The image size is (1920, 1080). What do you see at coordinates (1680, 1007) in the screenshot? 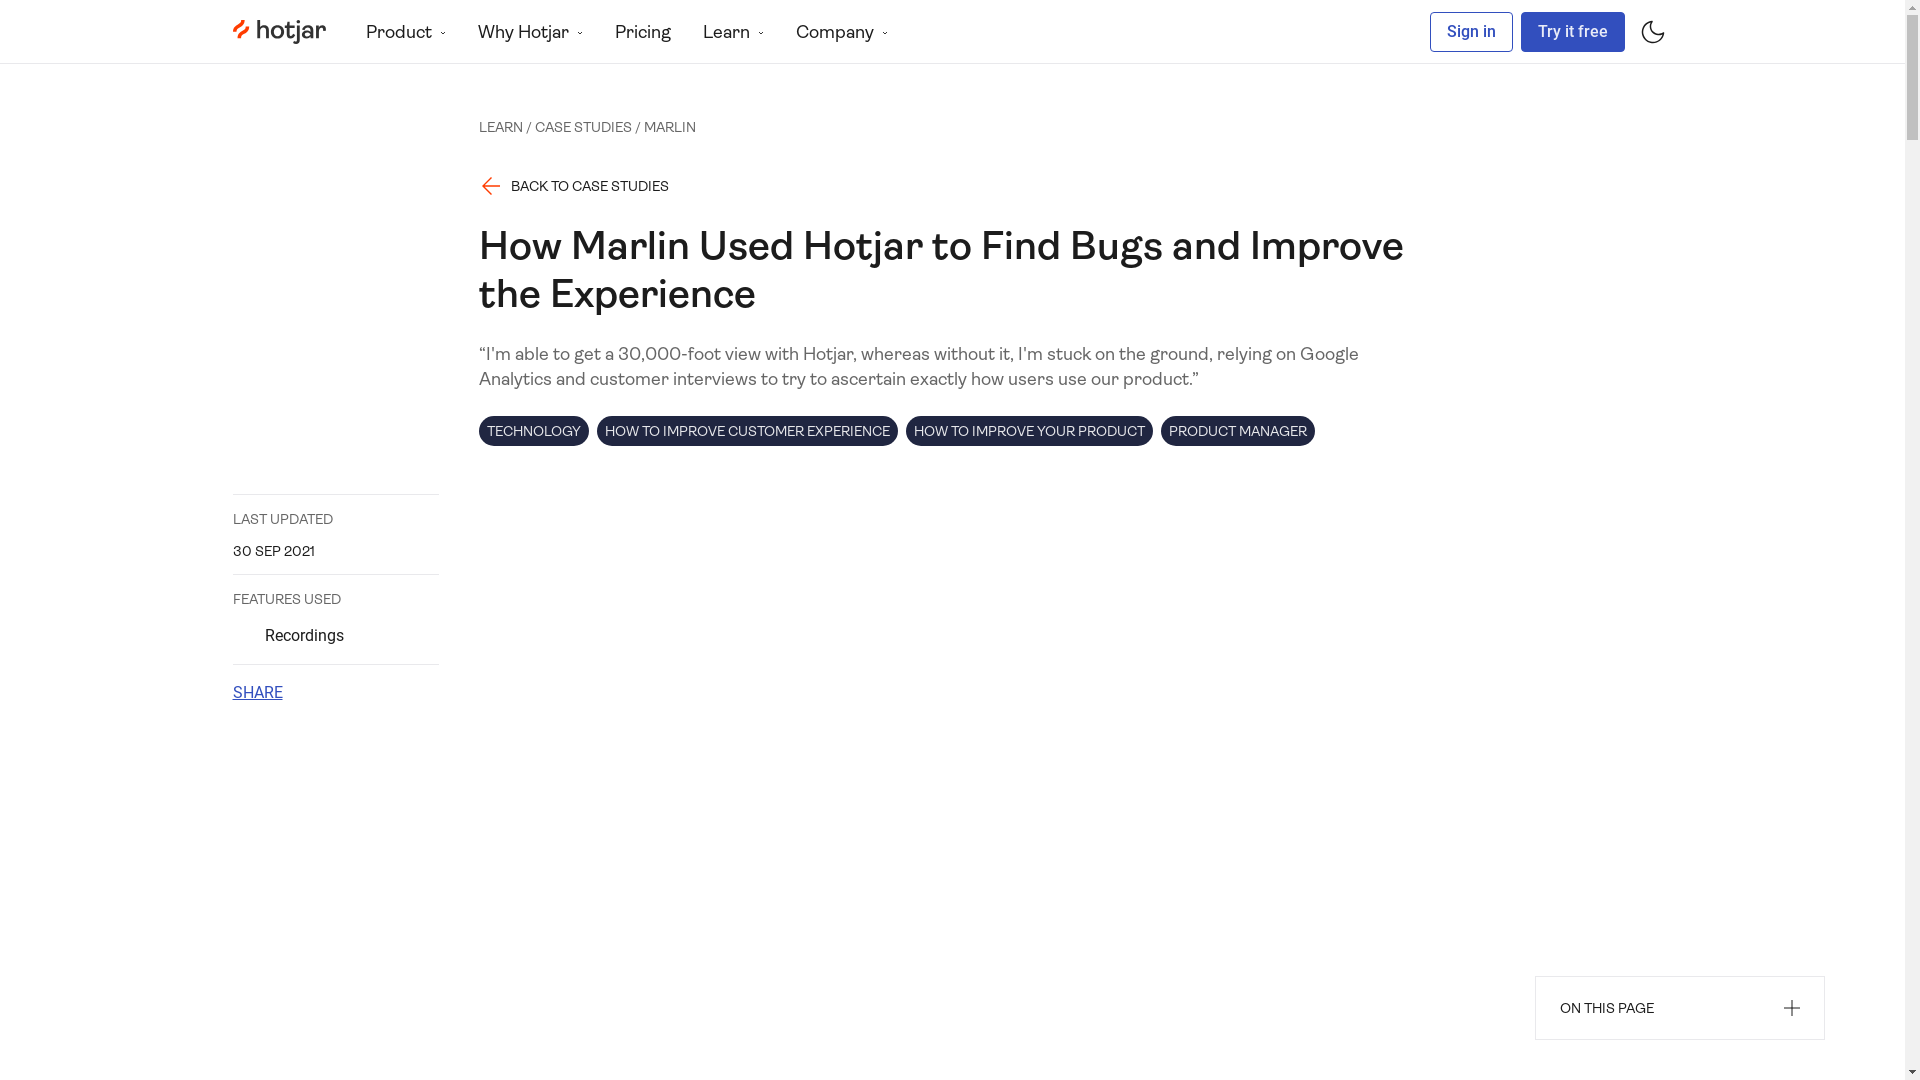
I see `'ON THIS PAGE'` at bounding box center [1680, 1007].